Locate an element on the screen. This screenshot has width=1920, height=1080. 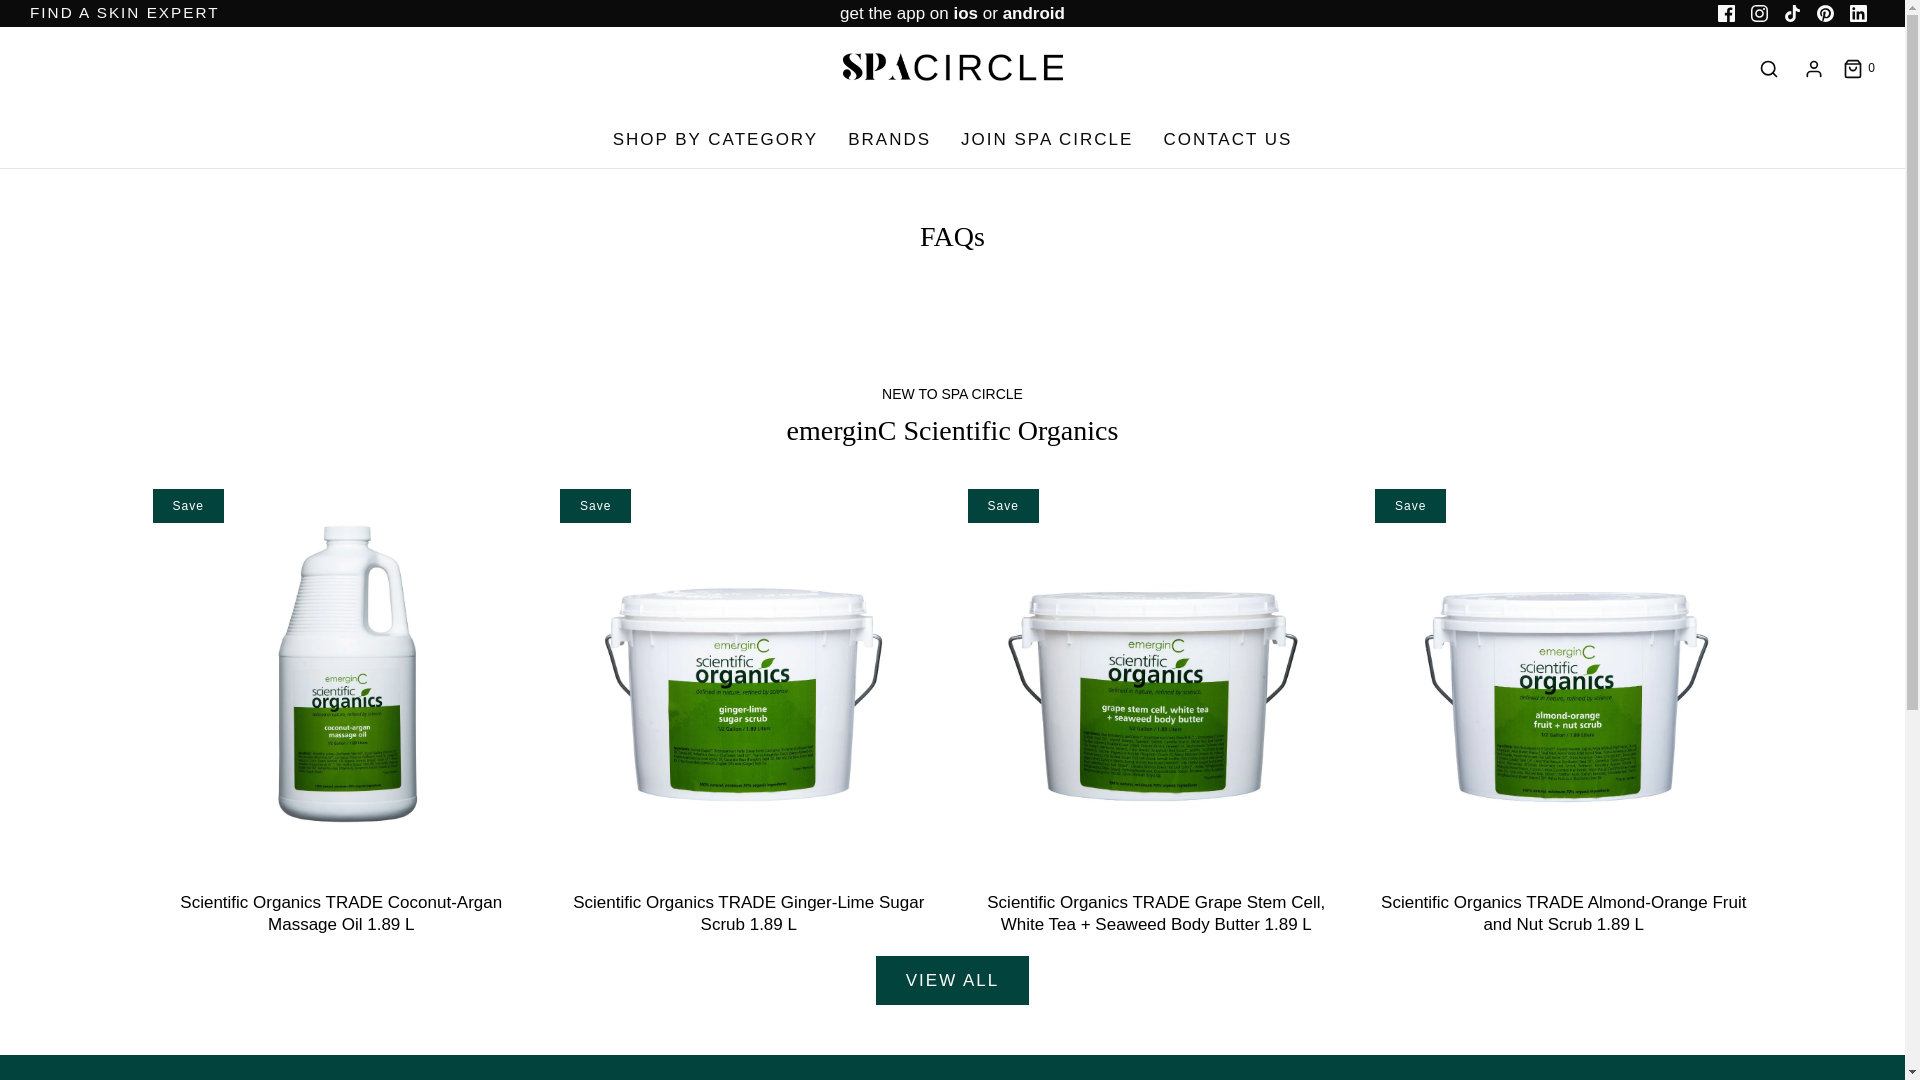
'VIEW ALL' is located at coordinates (951, 979).